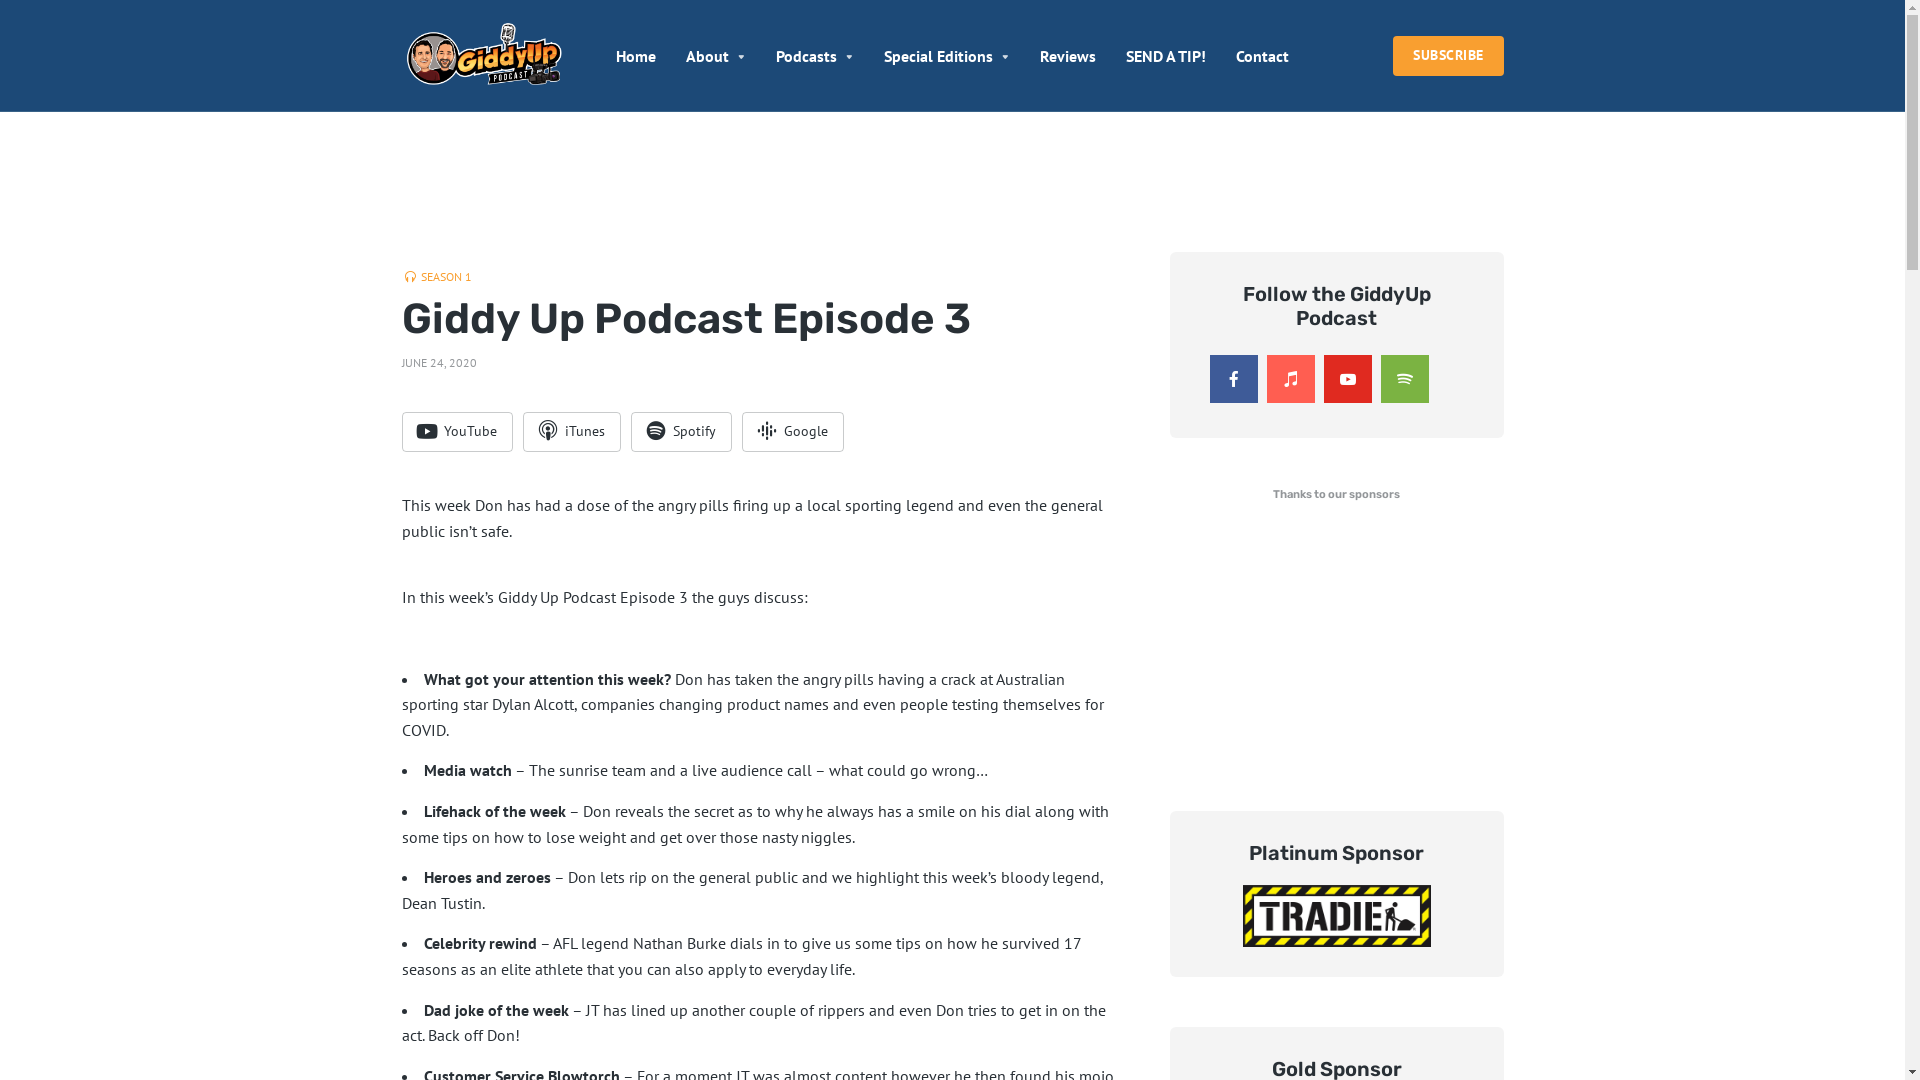 The height and width of the screenshot is (1080, 1920). Describe the element at coordinates (635, 55) in the screenshot. I see `'Home'` at that location.